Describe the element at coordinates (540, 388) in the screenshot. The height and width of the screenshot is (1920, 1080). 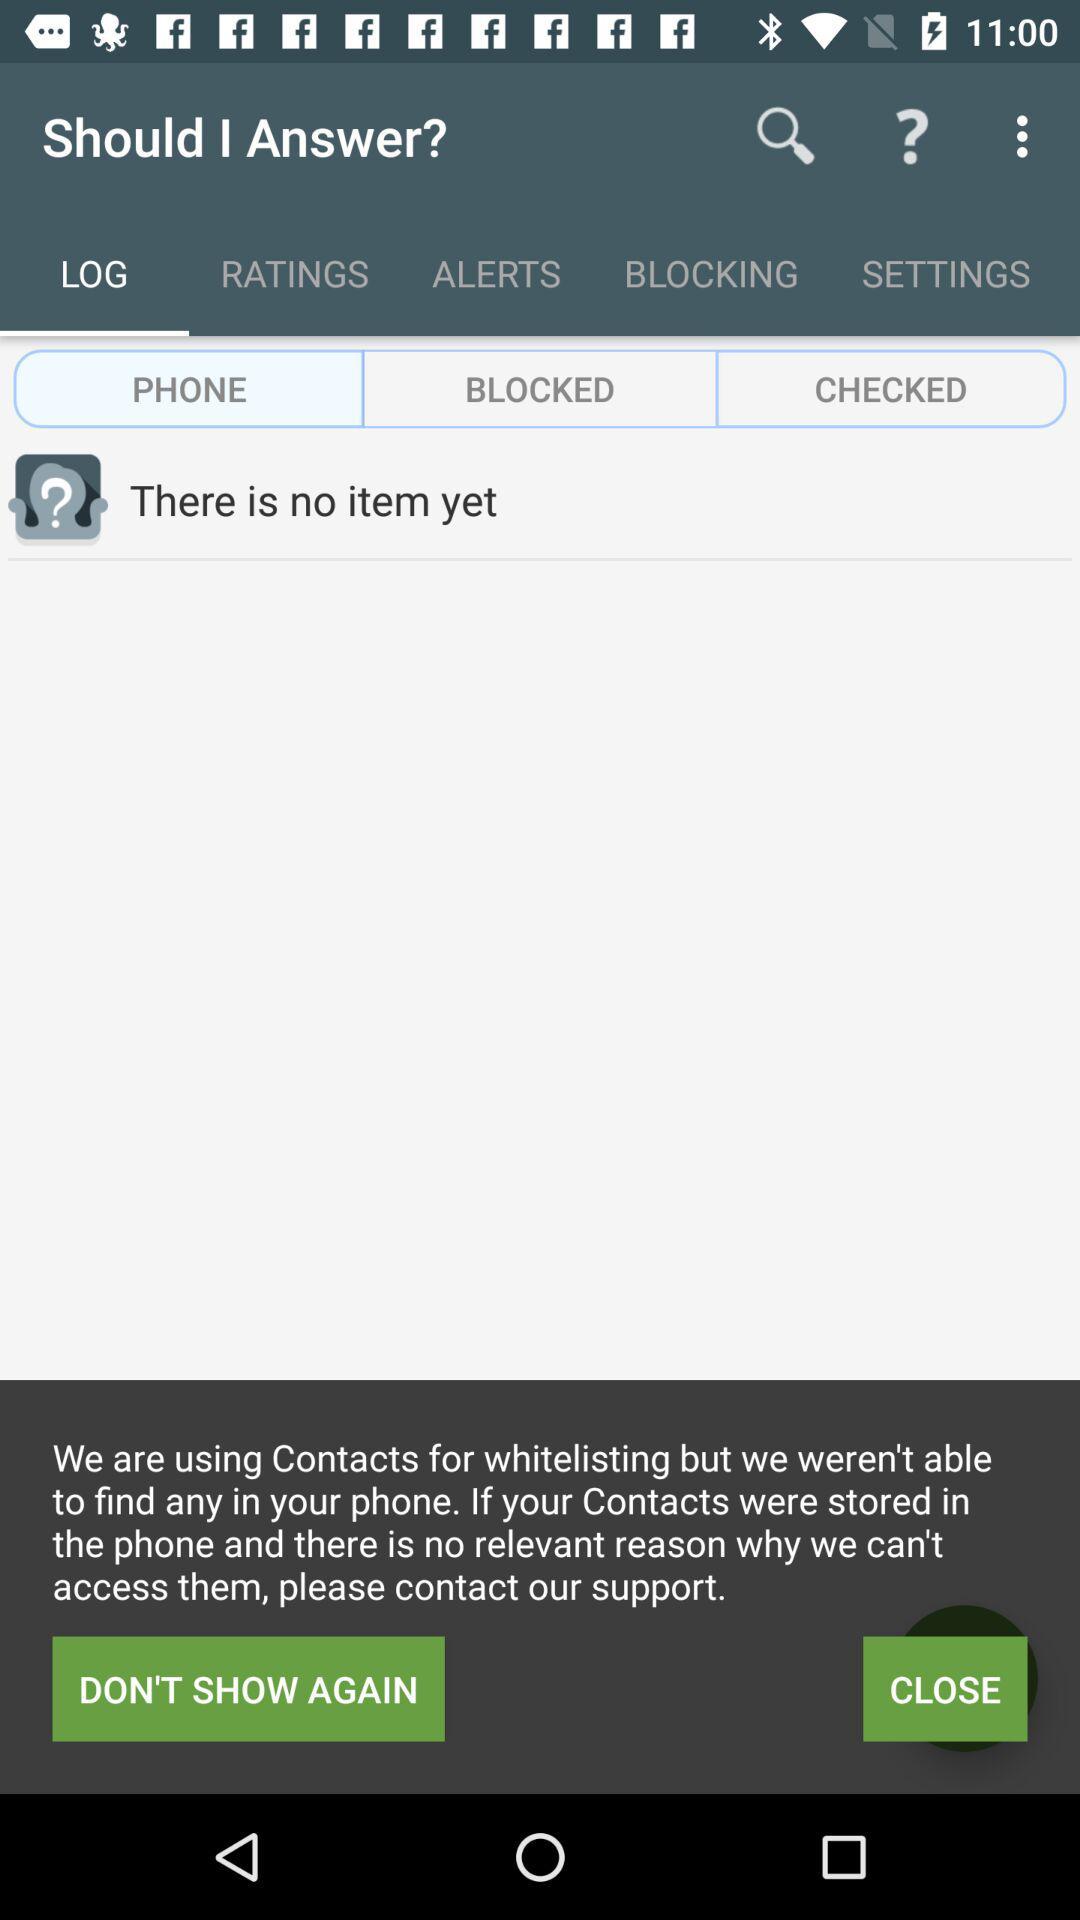
I see `item to the left of the checked item` at that location.